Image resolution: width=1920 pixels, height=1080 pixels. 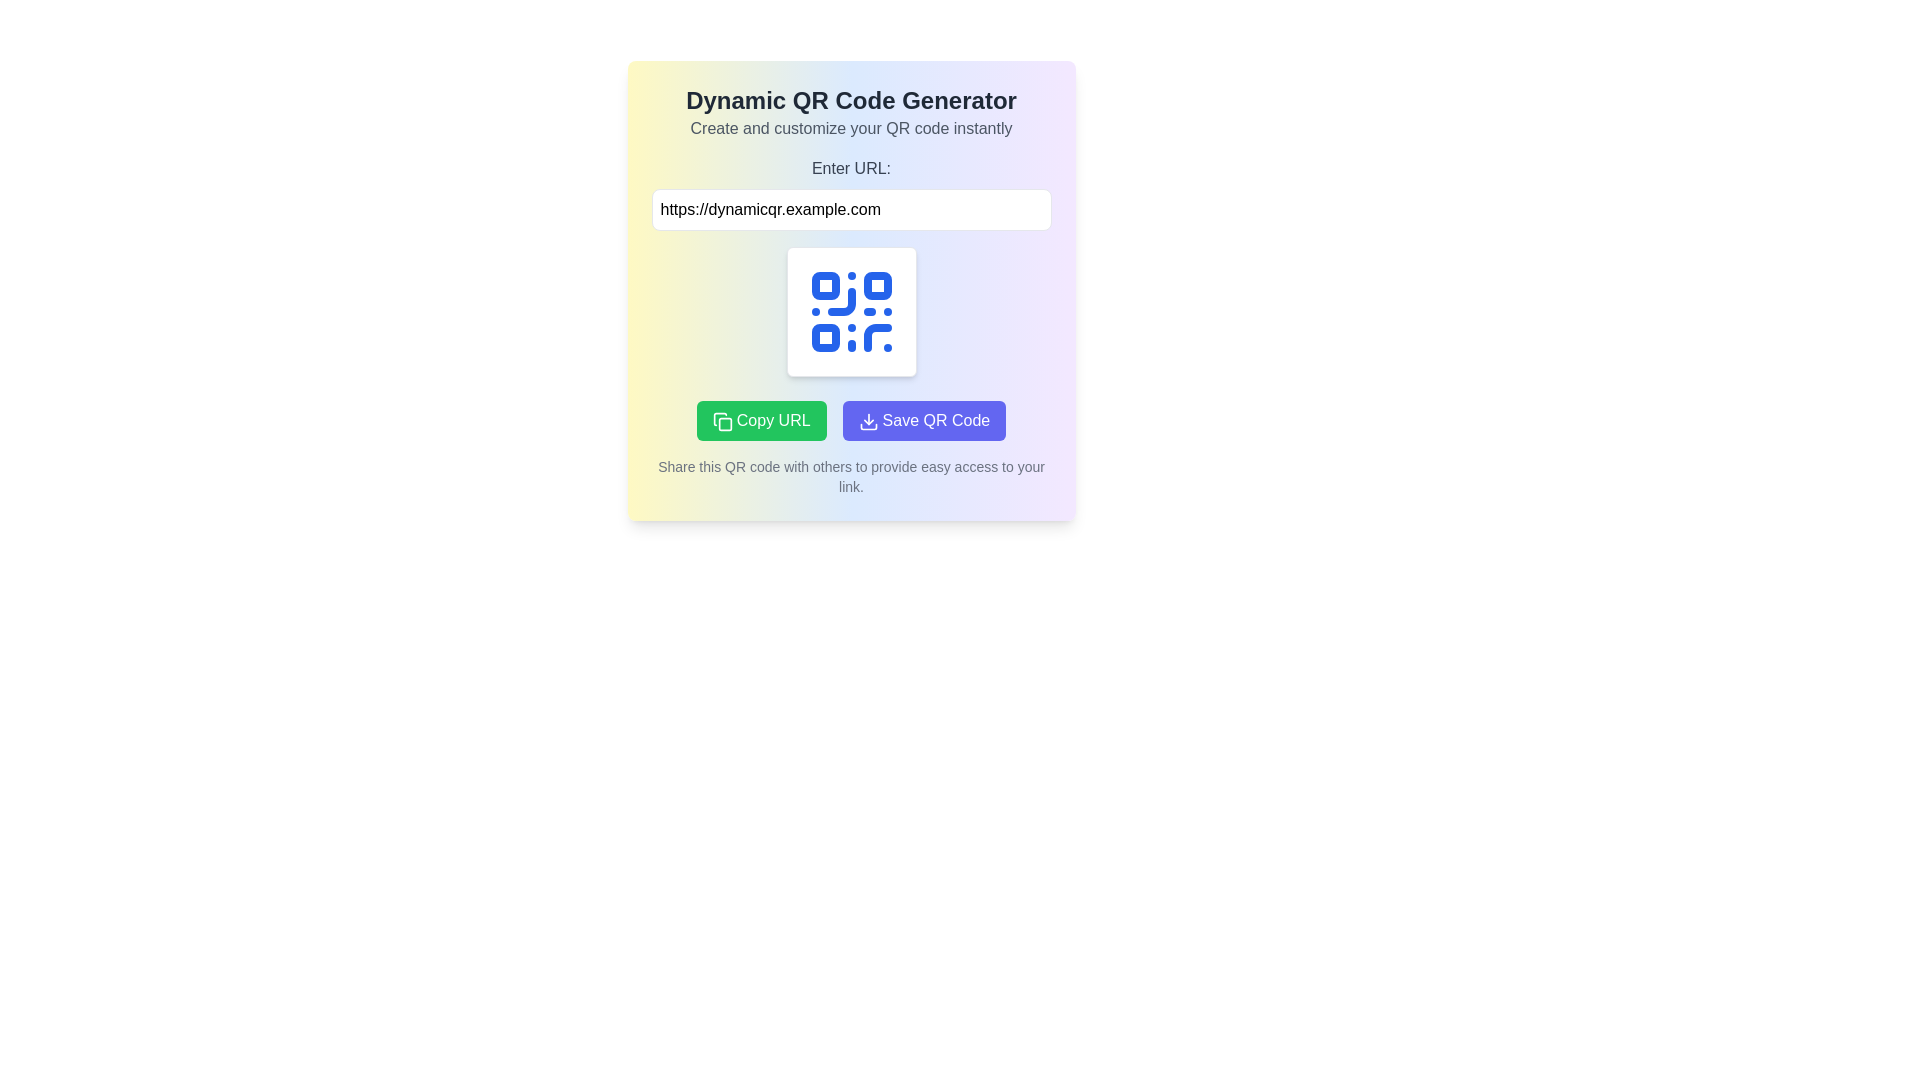 What do you see at coordinates (851, 193) in the screenshot?
I see `the text input field for the URL, located below the heading 'Dynamic QR Code Generator'` at bounding box center [851, 193].